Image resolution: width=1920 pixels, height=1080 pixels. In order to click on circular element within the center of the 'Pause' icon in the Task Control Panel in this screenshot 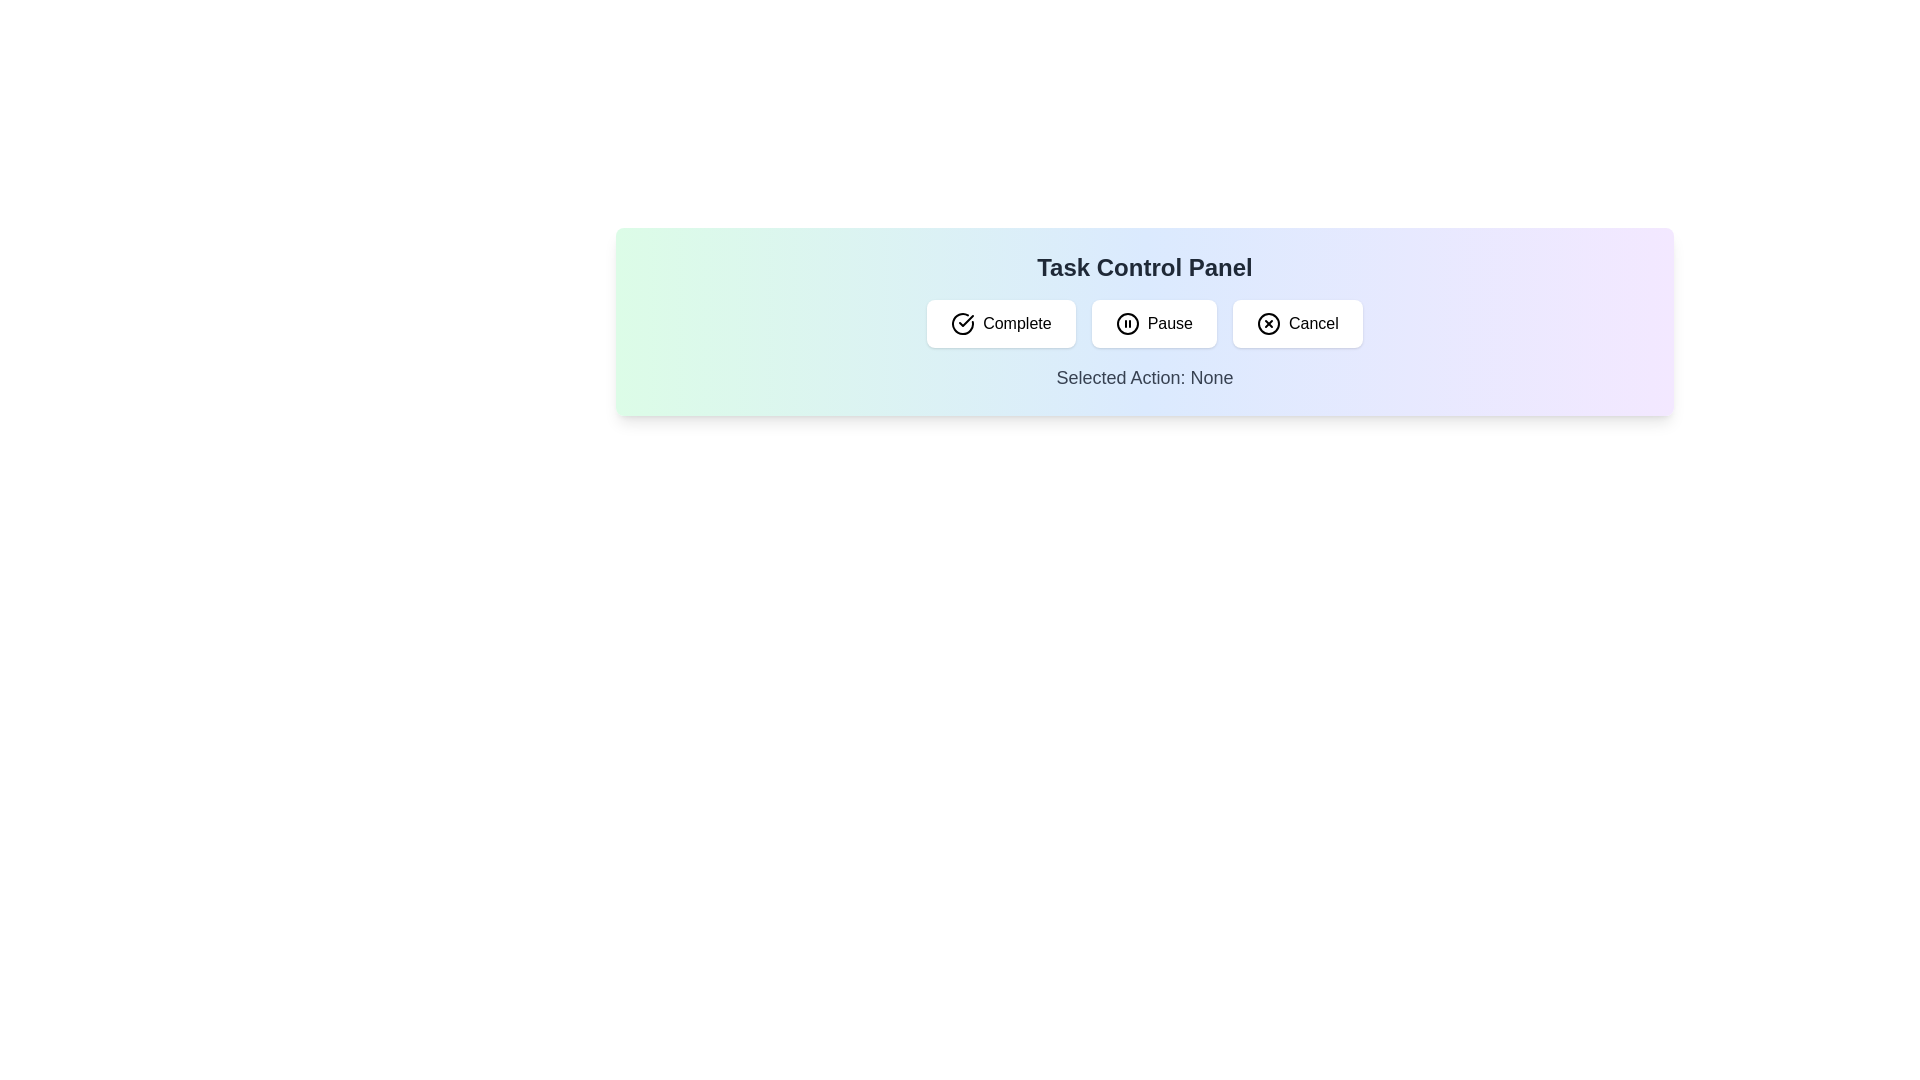, I will do `click(1127, 323)`.